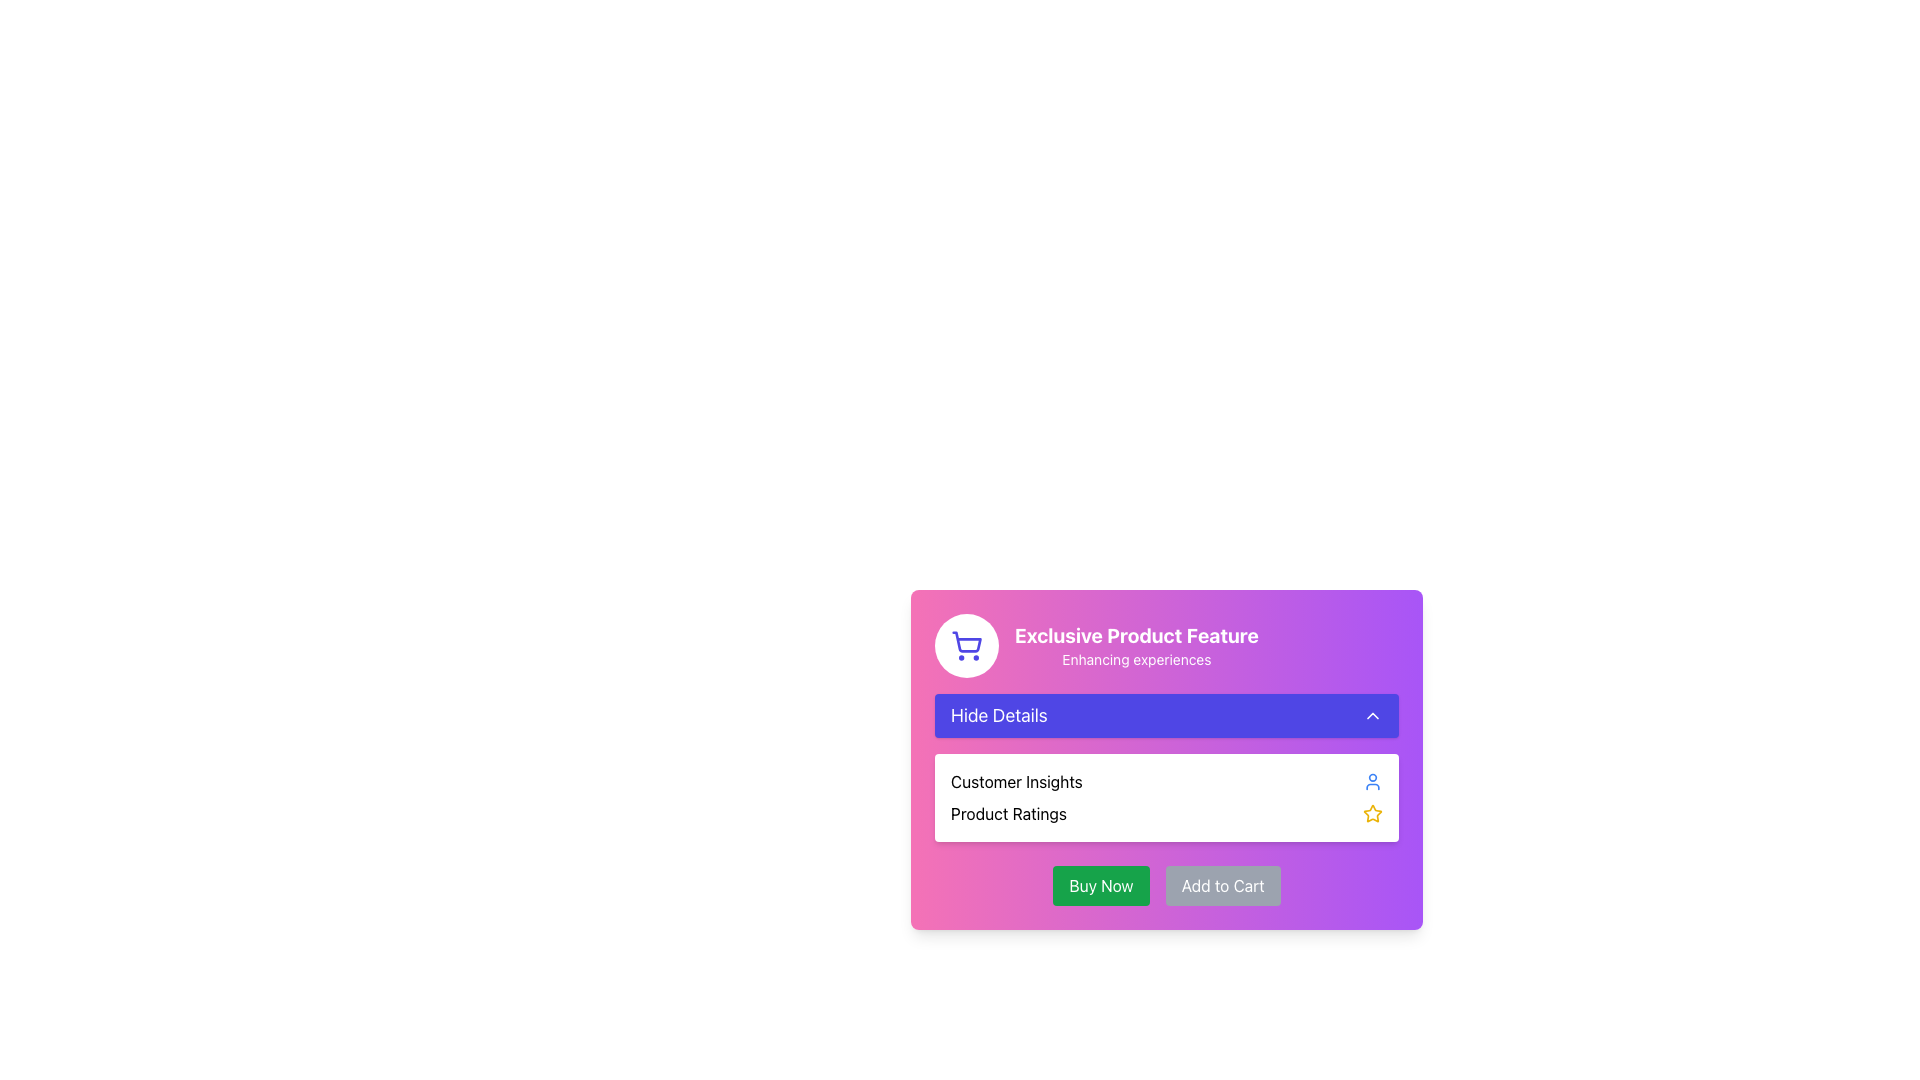  Describe the element at coordinates (1222, 885) in the screenshot. I see `the 'Add to Cart' button, which is a rectangular button with rounded corners, light gray background, and white centered text, to observe the hover effect` at that location.